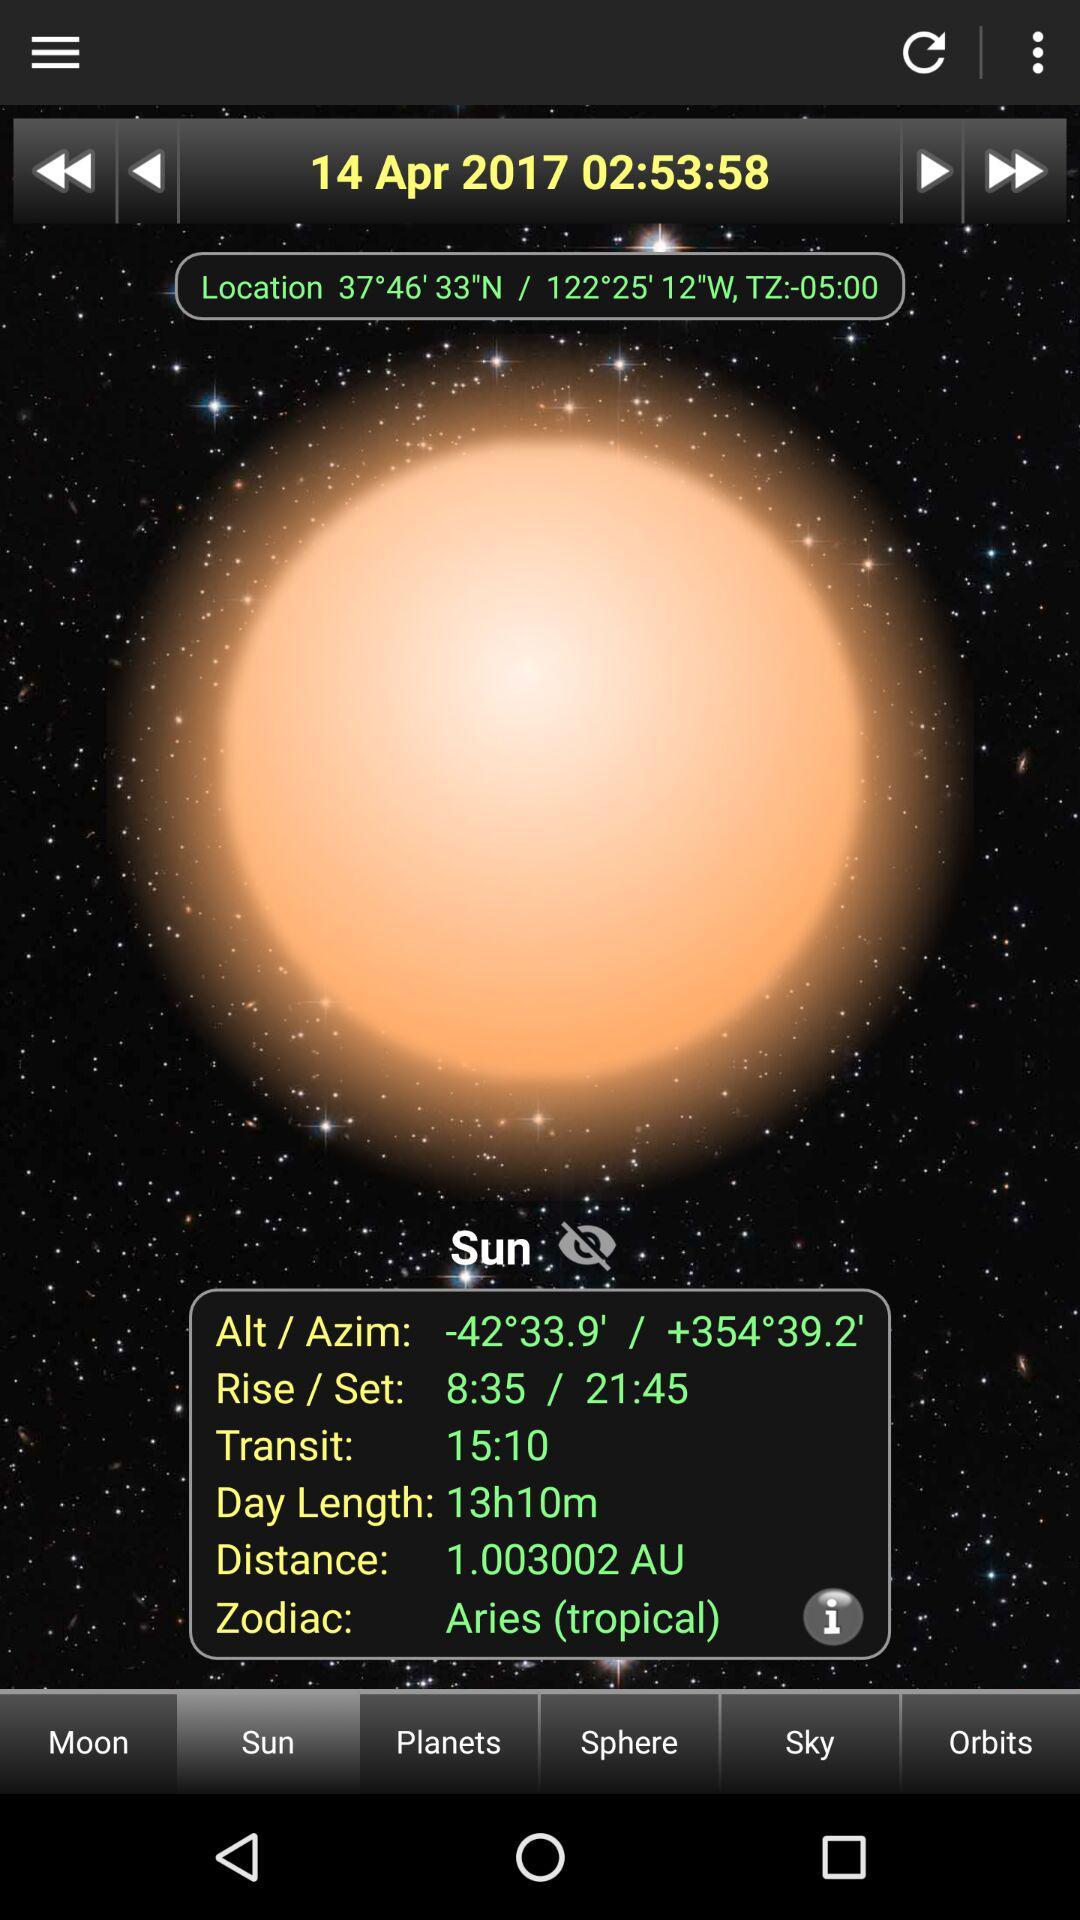  What do you see at coordinates (146, 171) in the screenshot?
I see `rewind` at bounding box center [146, 171].